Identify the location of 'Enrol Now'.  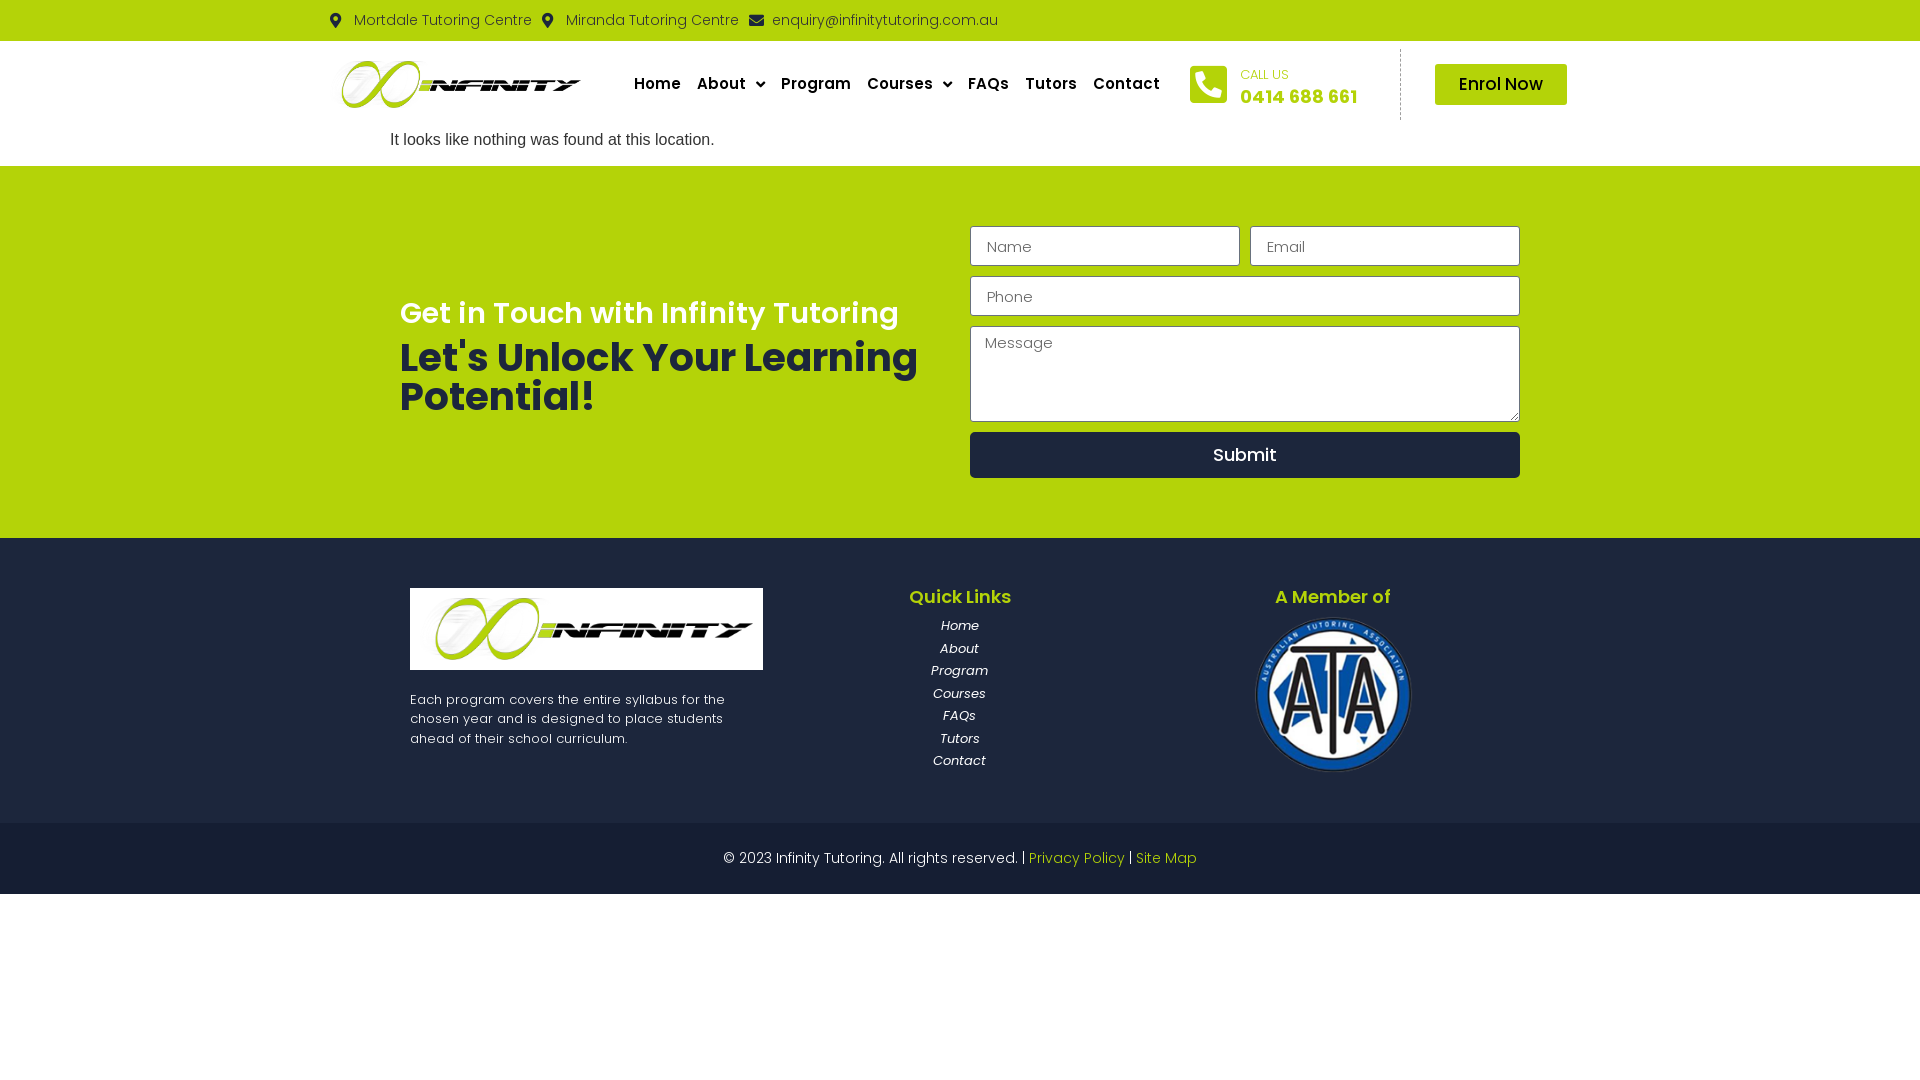
(1501, 83).